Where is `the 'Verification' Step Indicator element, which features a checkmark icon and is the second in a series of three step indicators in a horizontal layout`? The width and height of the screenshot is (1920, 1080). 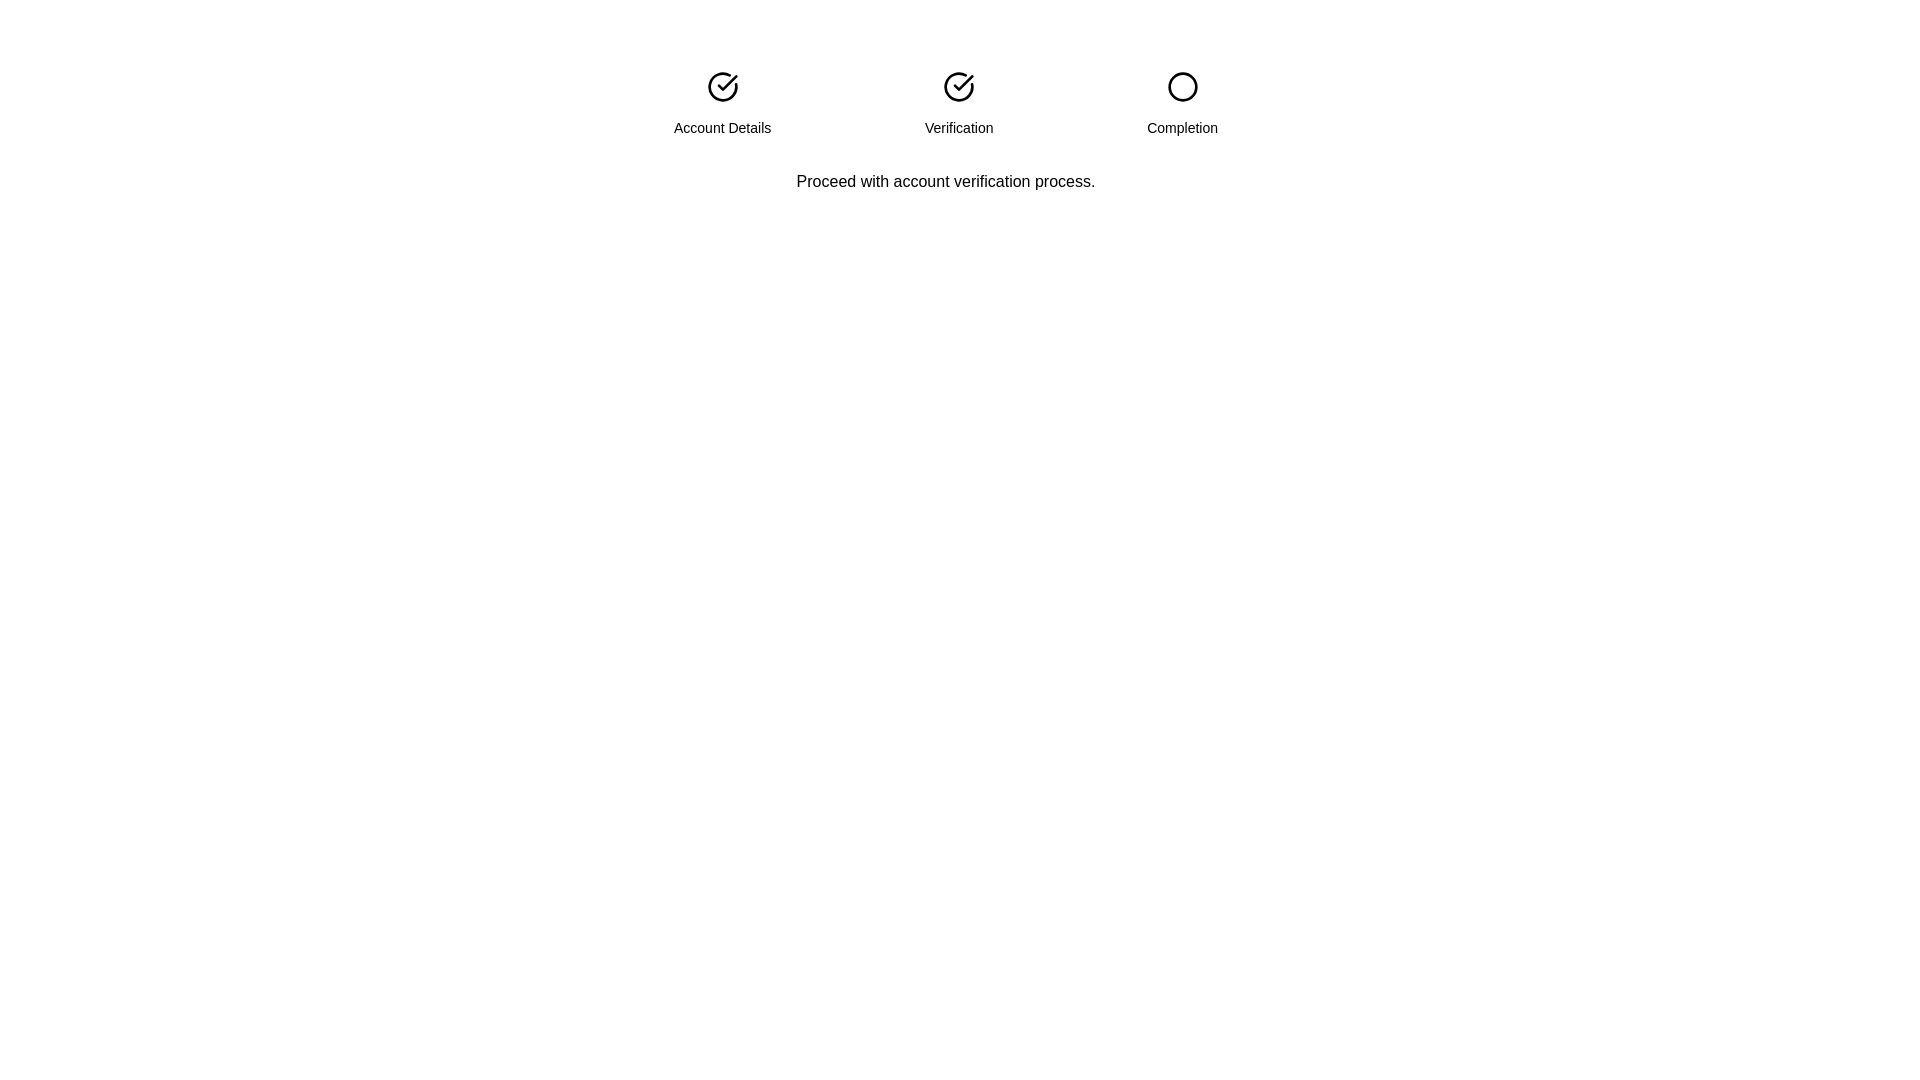 the 'Verification' Step Indicator element, which features a checkmark icon and is the second in a series of three step indicators in a horizontal layout is located at coordinates (958, 104).